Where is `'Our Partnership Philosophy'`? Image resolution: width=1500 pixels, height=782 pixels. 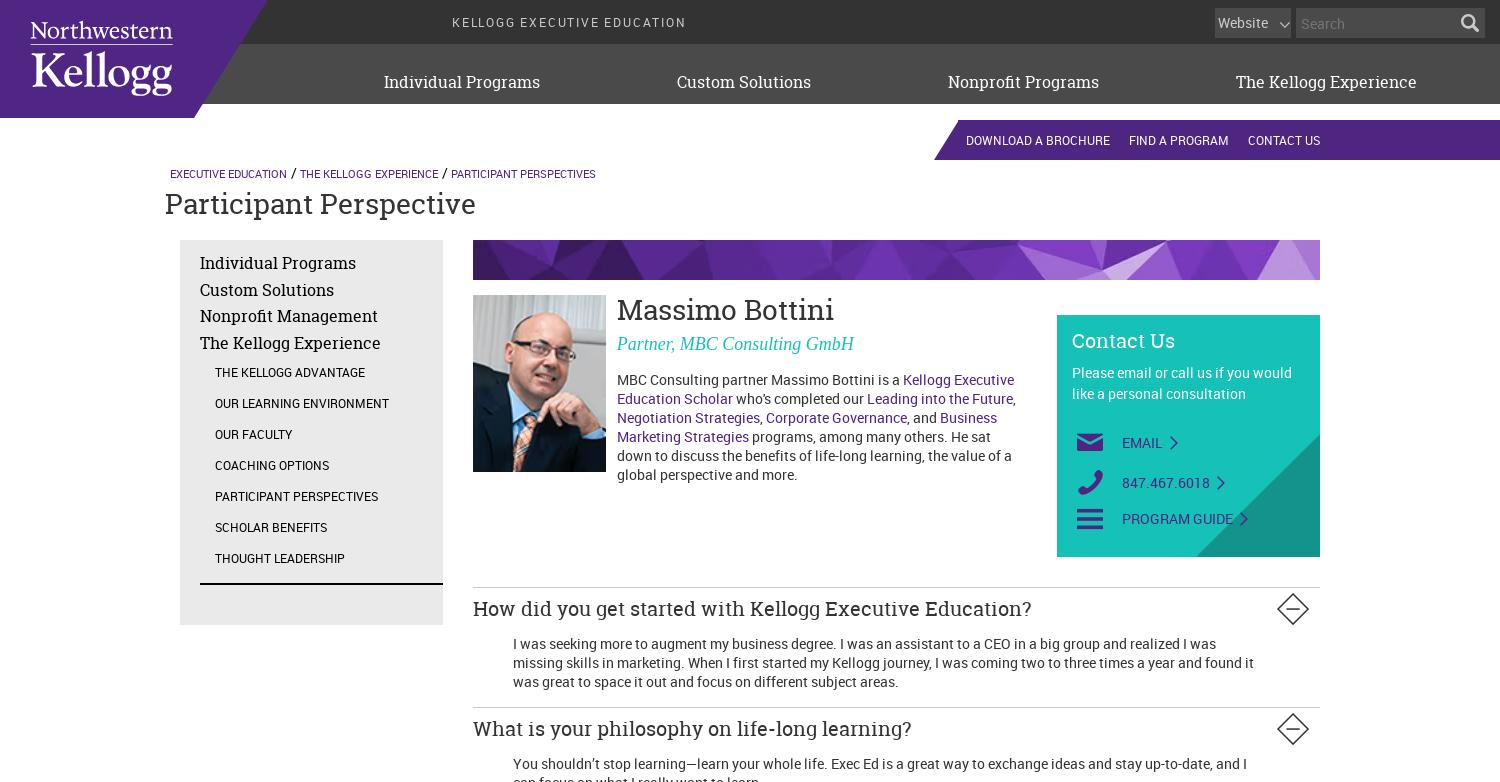 'Our Partnership Philosophy' is located at coordinates (445, 142).